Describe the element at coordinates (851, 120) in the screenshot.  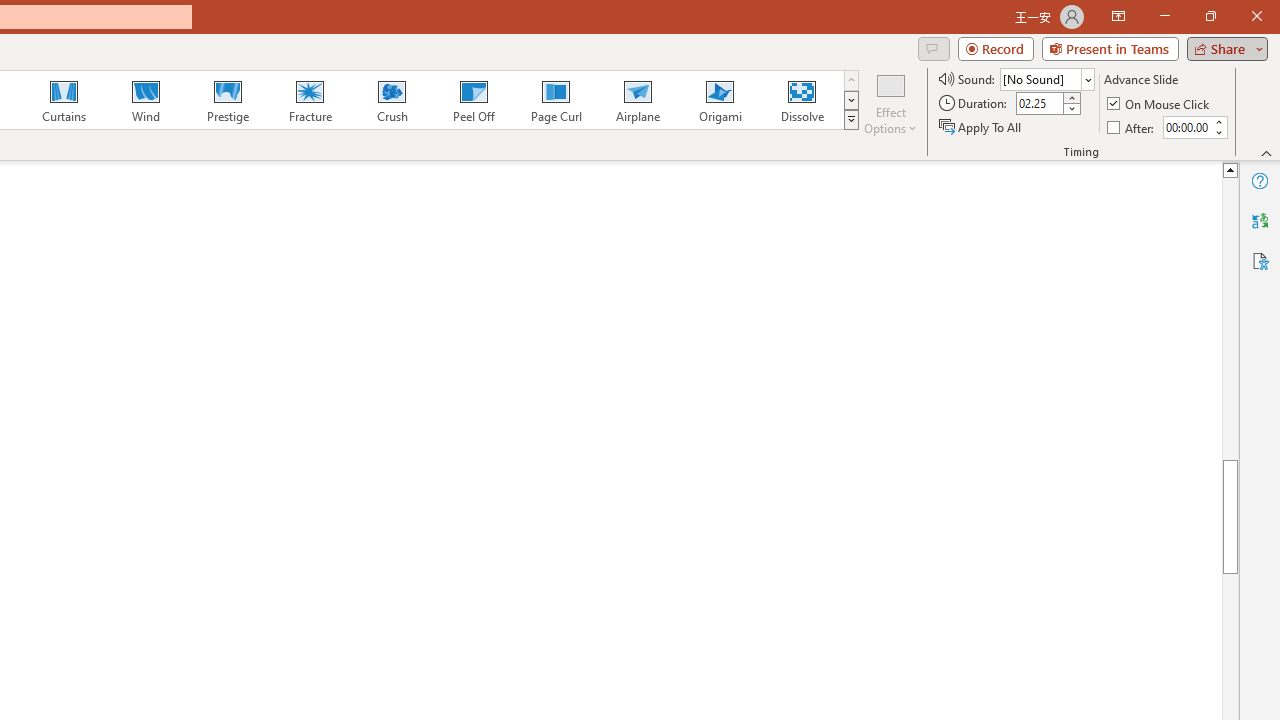
I see `'Transition Effects'` at that location.